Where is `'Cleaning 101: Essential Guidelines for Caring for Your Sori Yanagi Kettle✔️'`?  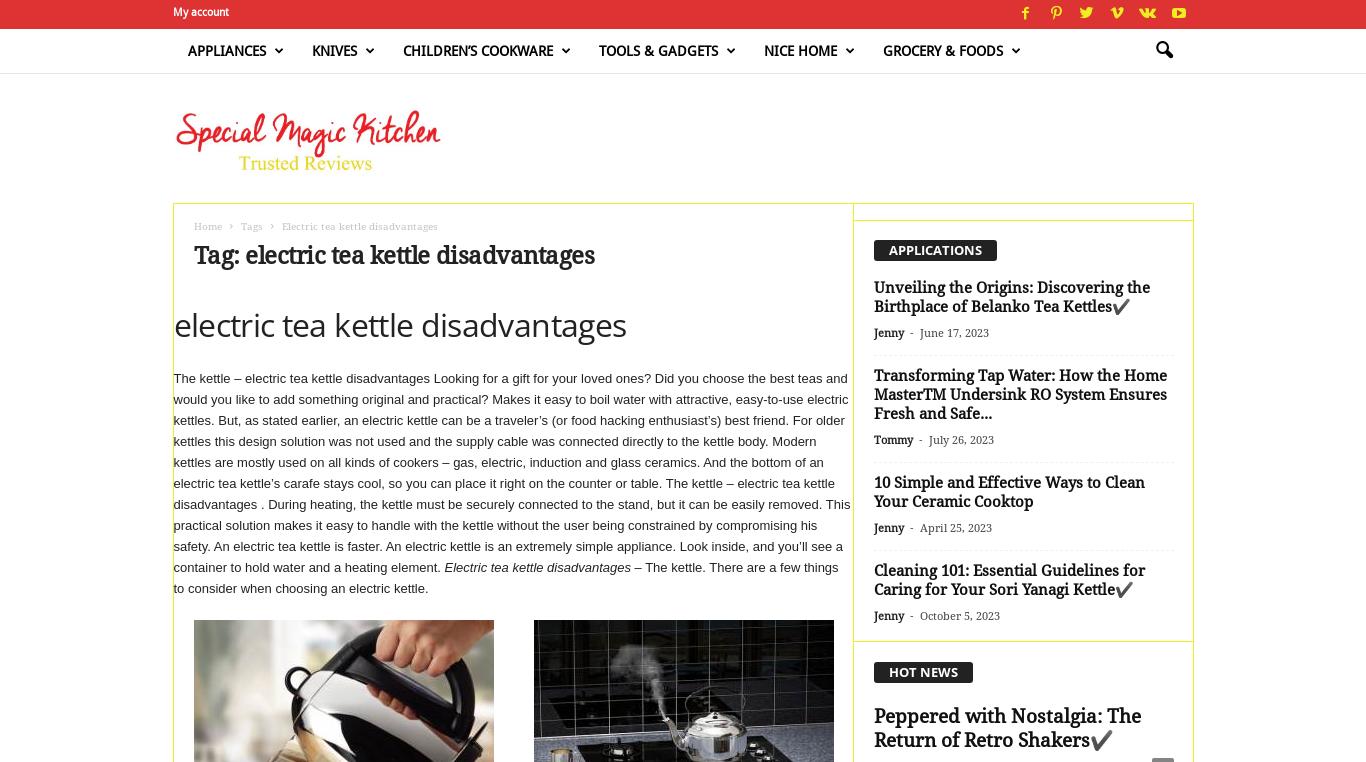
'Cleaning 101: Essential Guidelines for Caring for Your Sori Yanagi Kettle✔️' is located at coordinates (1008, 580).